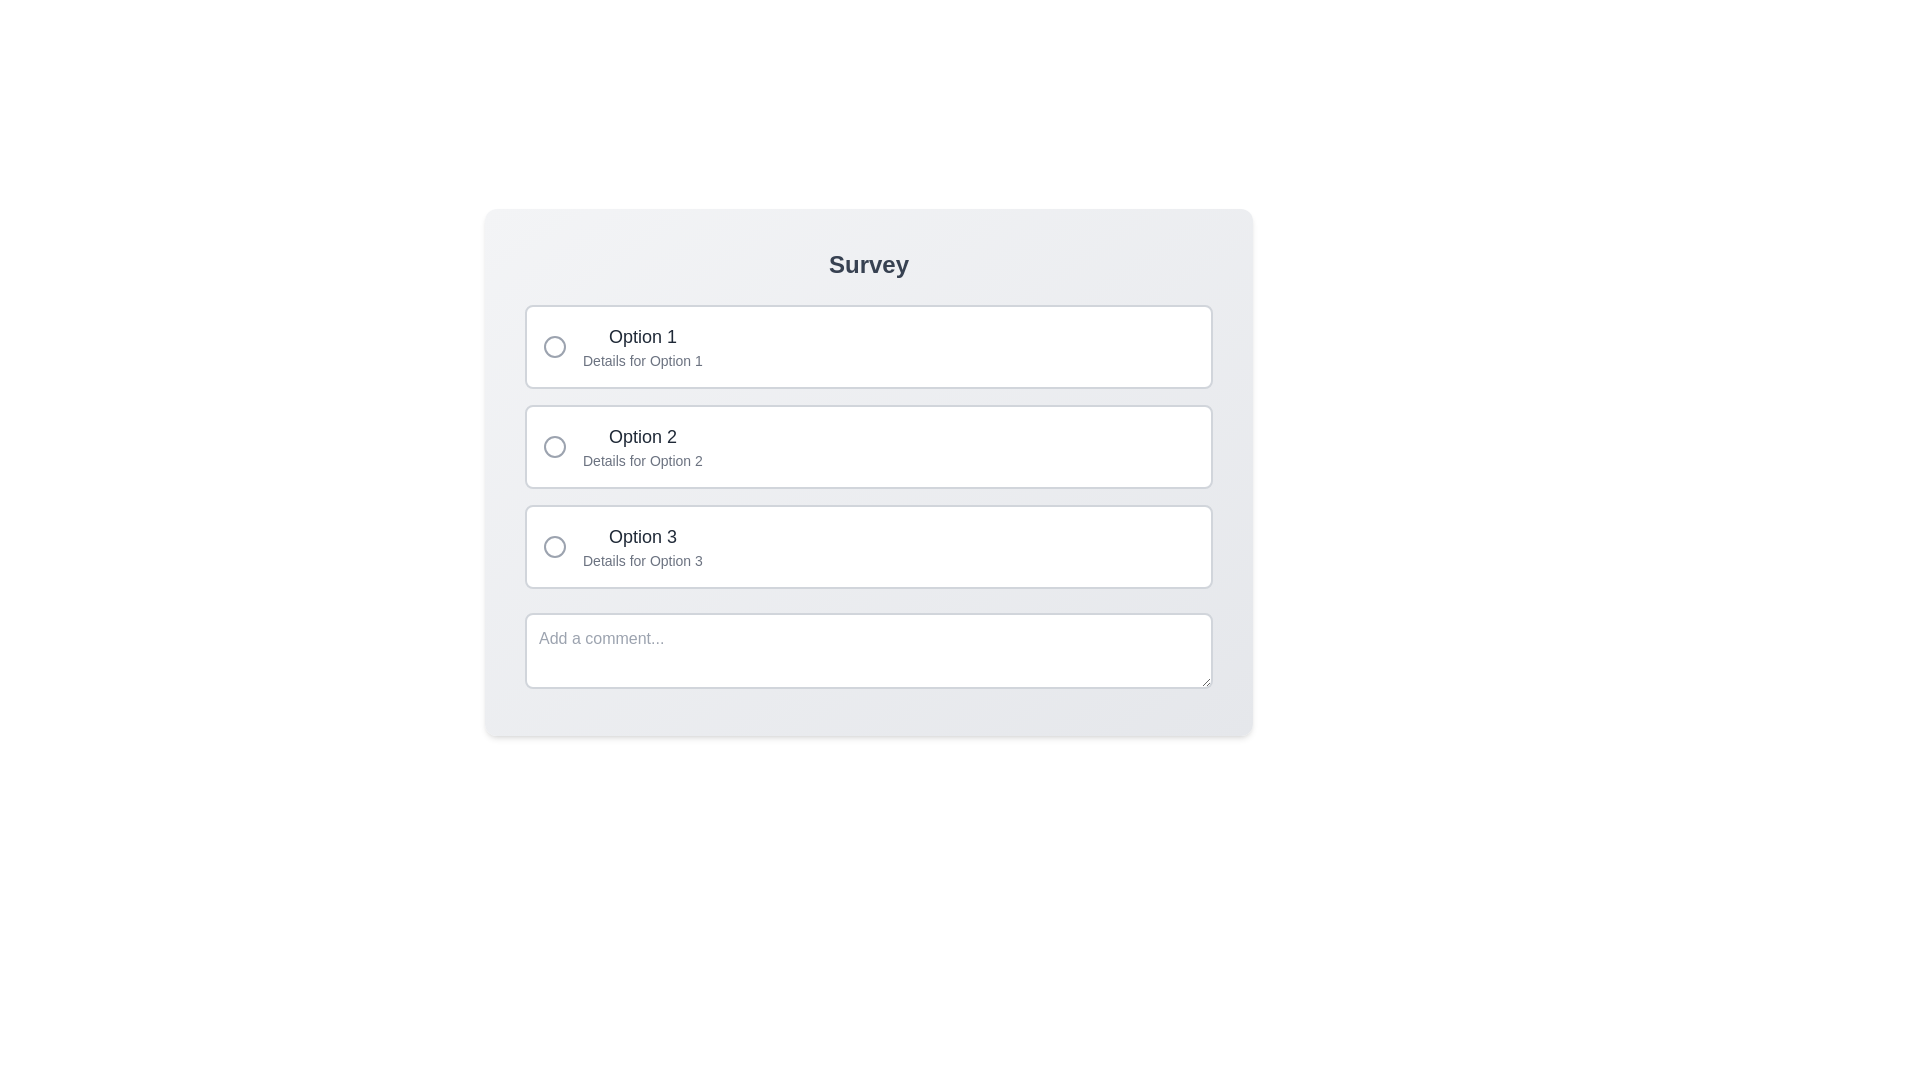  Describe the element at coordinates (555, 446) in the screenshot. I see `the radio button for 'Option 2'` at that location.